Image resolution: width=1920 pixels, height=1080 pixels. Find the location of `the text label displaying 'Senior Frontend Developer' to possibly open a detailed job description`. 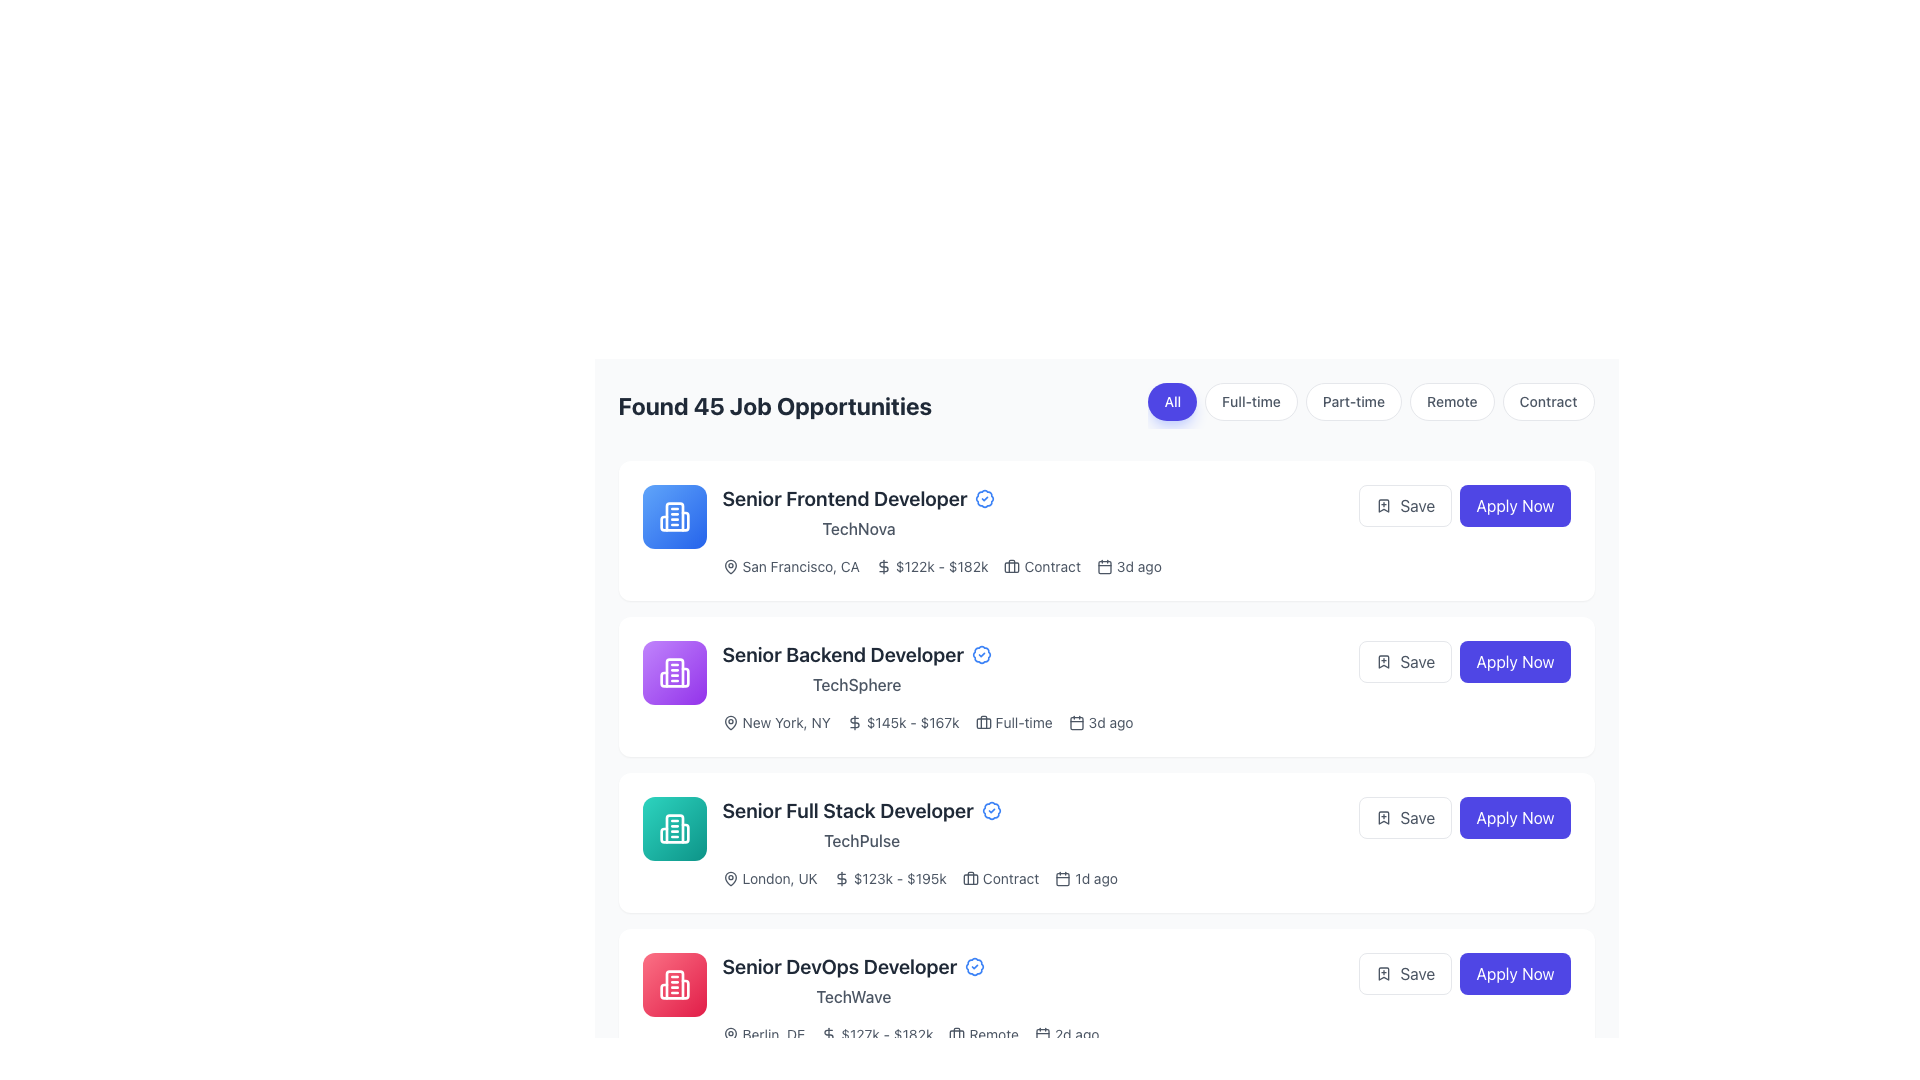

the text label displaying 'Senior Frontend Developer' to possibly open a detailed job description is located at coordinates (859, 497).